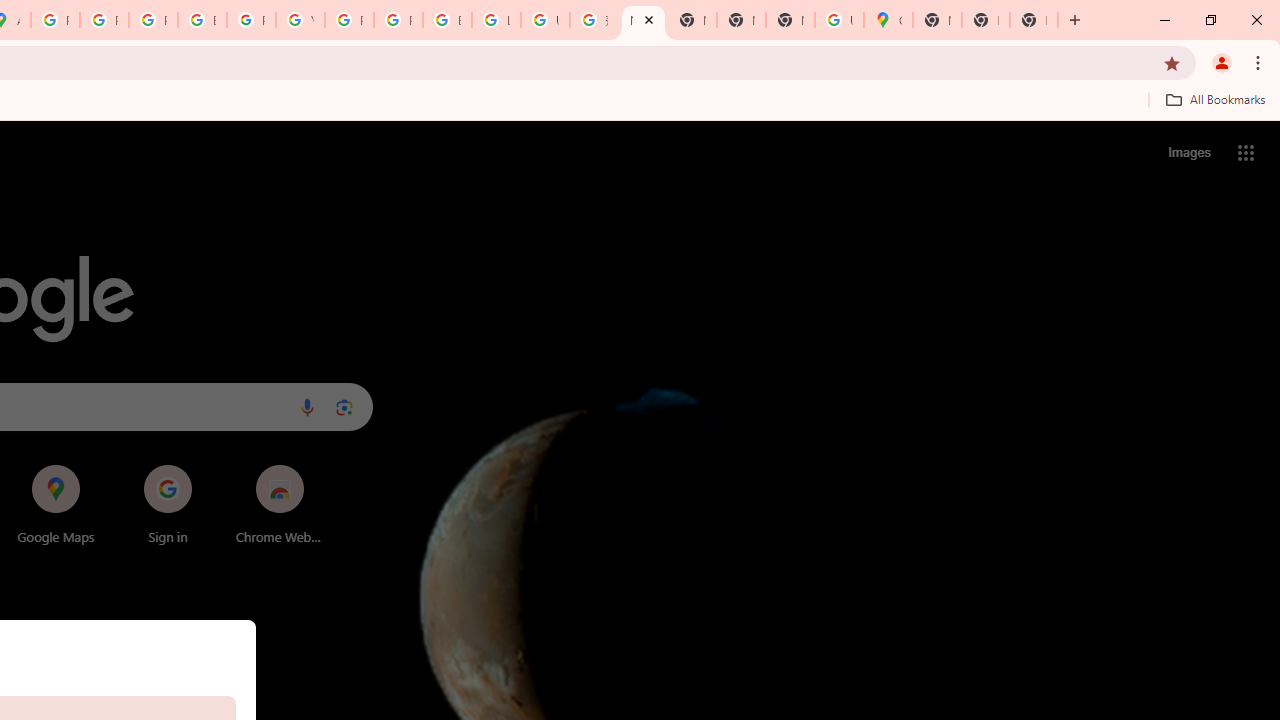  What do you see at coordinates (839, 20) in the screenshot?
I see `'Use Google Maps in Space - Google Maps Help'` at bounding box center [839, 20].